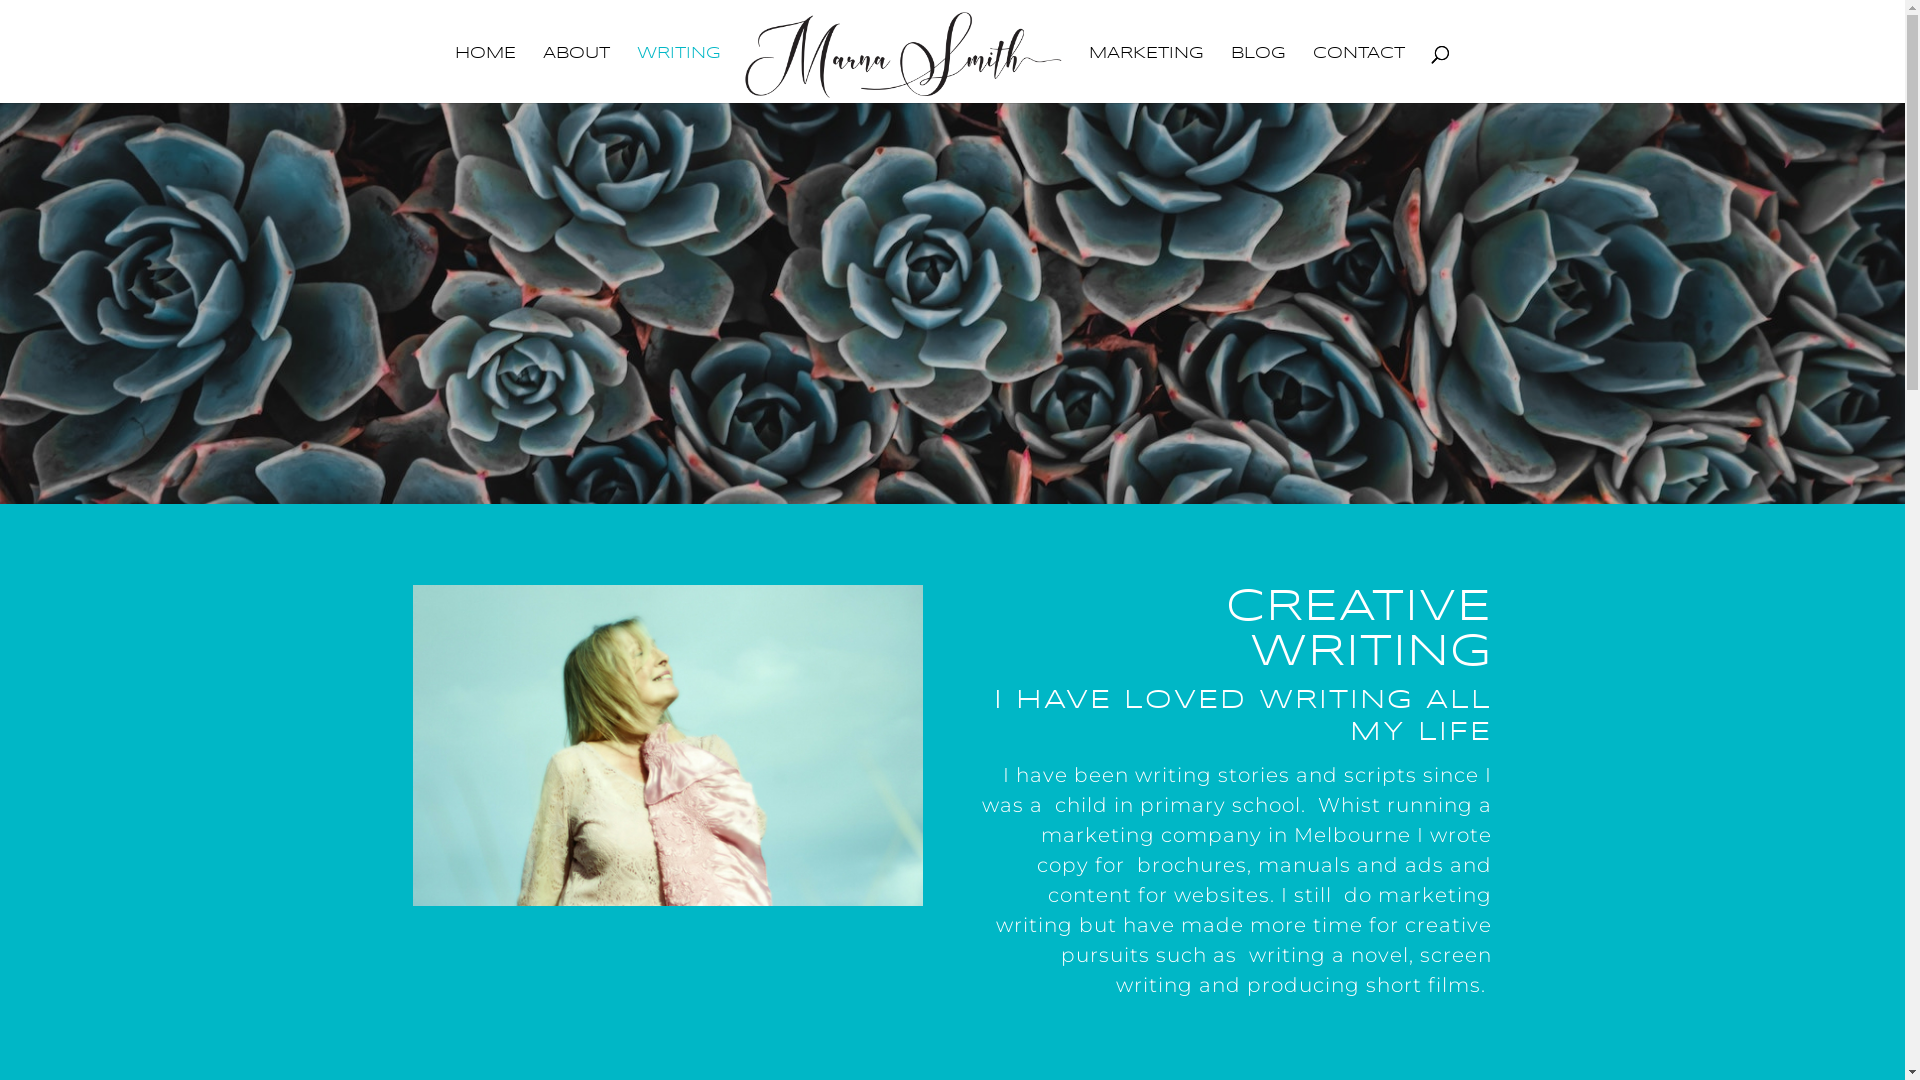 This screenshot has height=1080, width=1920. Describe the element at coordinates (1358, 73) in the screenshot. I see `'CONTACT'` at that location.